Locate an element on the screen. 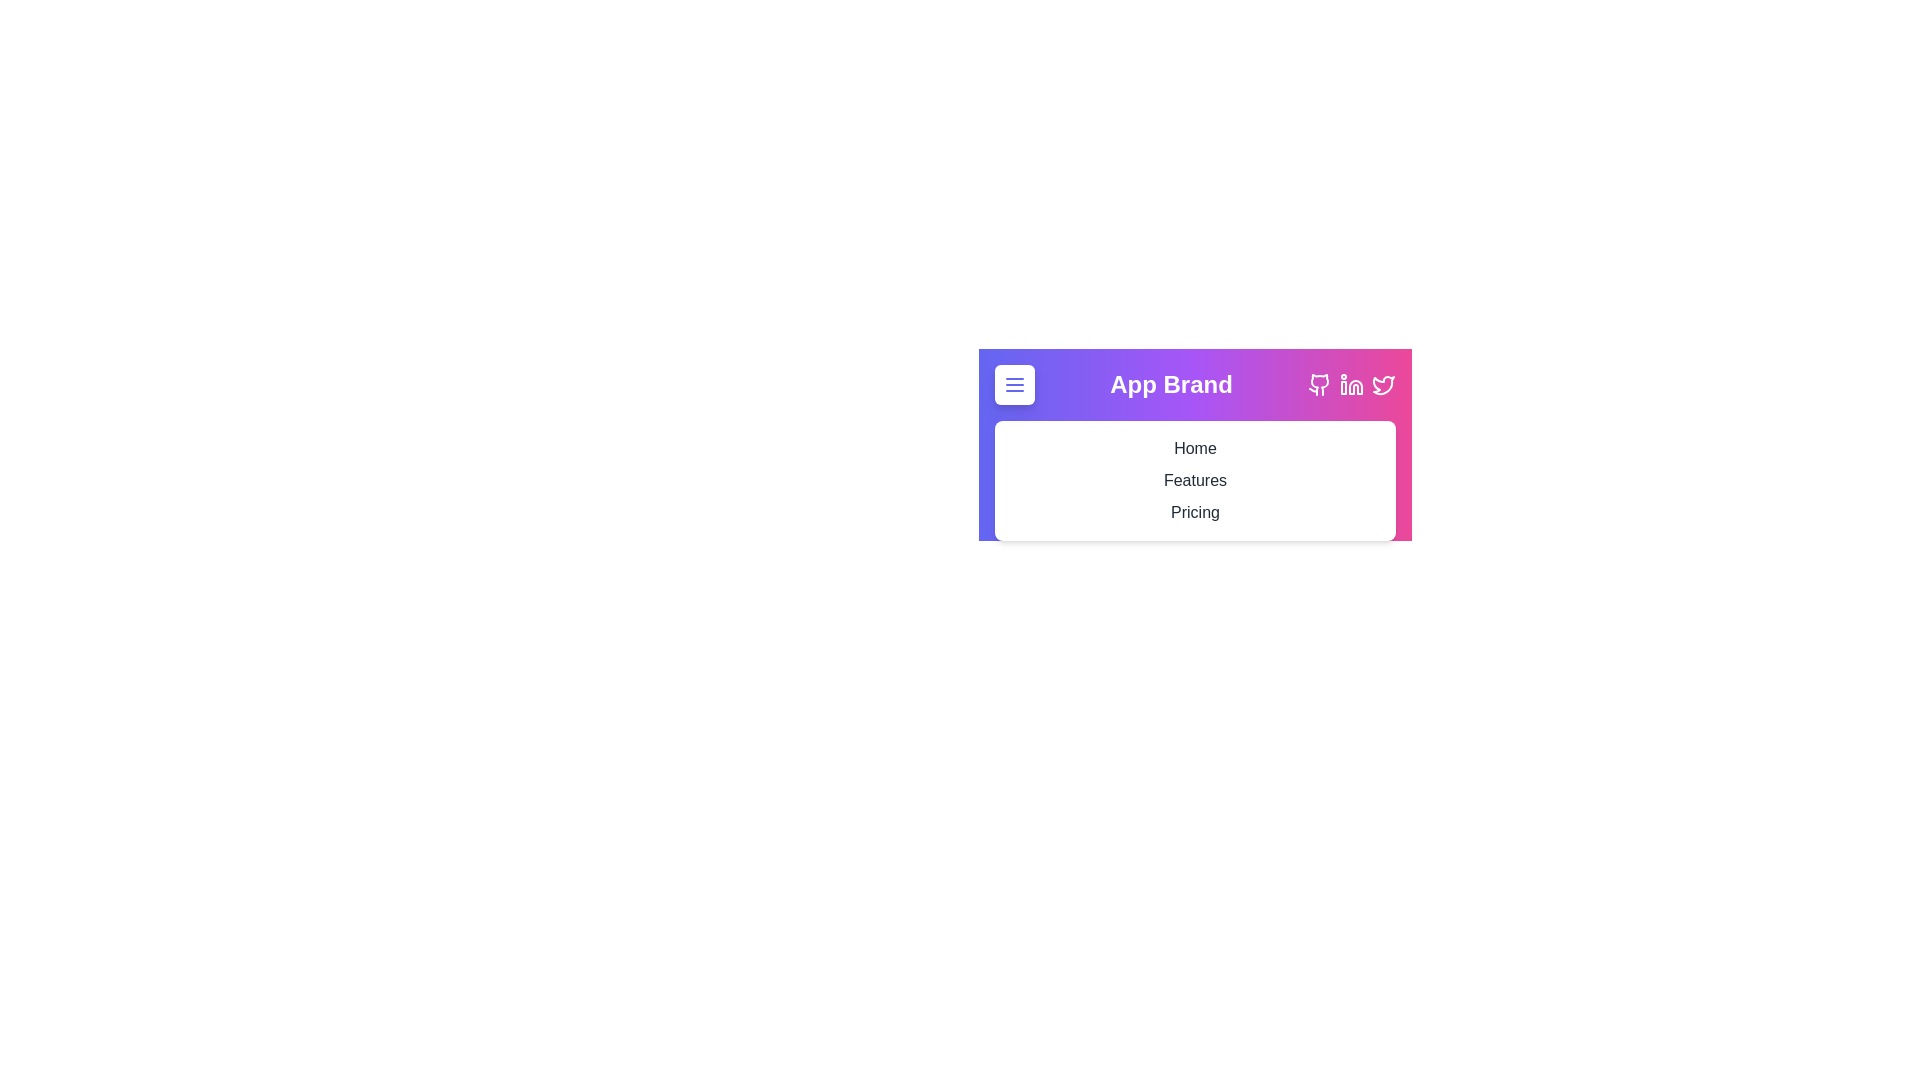 The height and width of the screenshot is (1080, 1920). the 'Features' navigation link is located at coordinates (1195, 481).